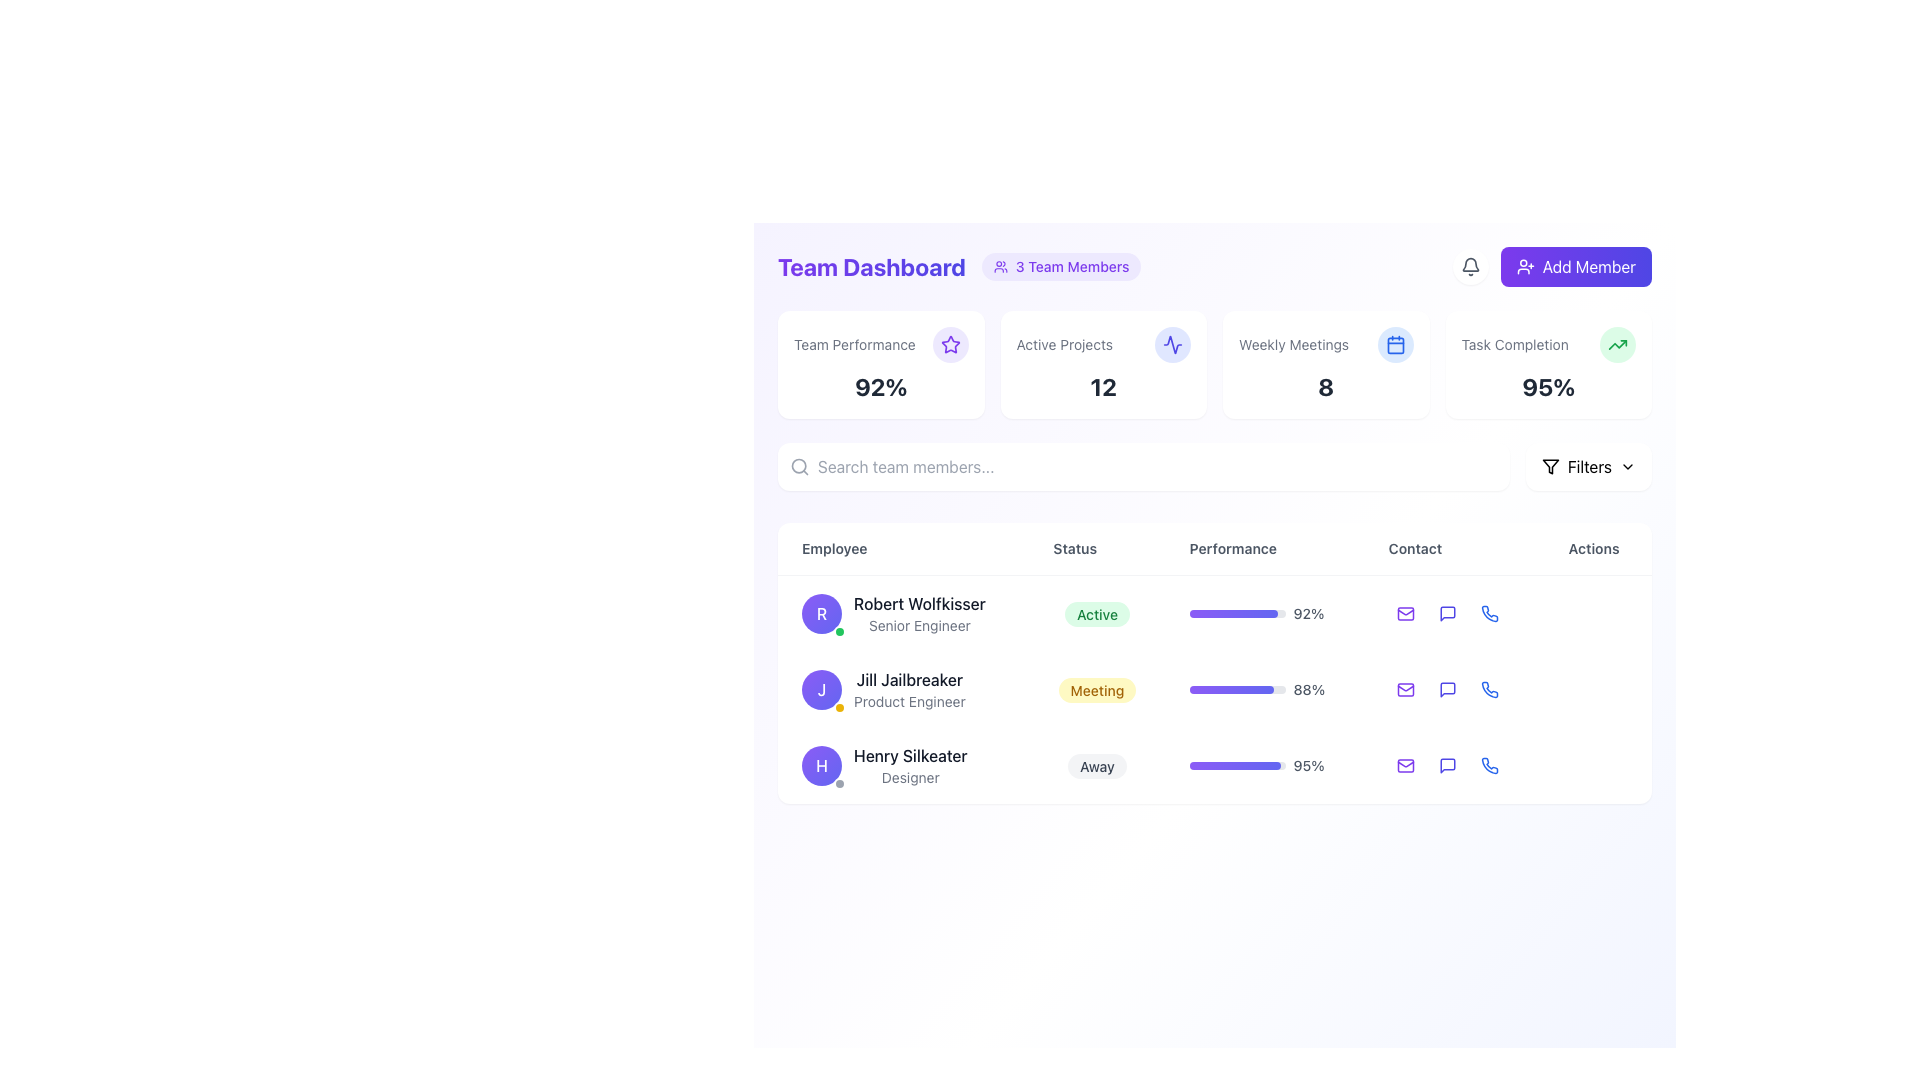 Image resolution: width=1920 pixels, height=1080 pixels. I want to click on the progress bar displaying '92%' for 'Robert Wolfkisser' in the 'Performance' column, which is the first row of the table, so click(1264, 612).